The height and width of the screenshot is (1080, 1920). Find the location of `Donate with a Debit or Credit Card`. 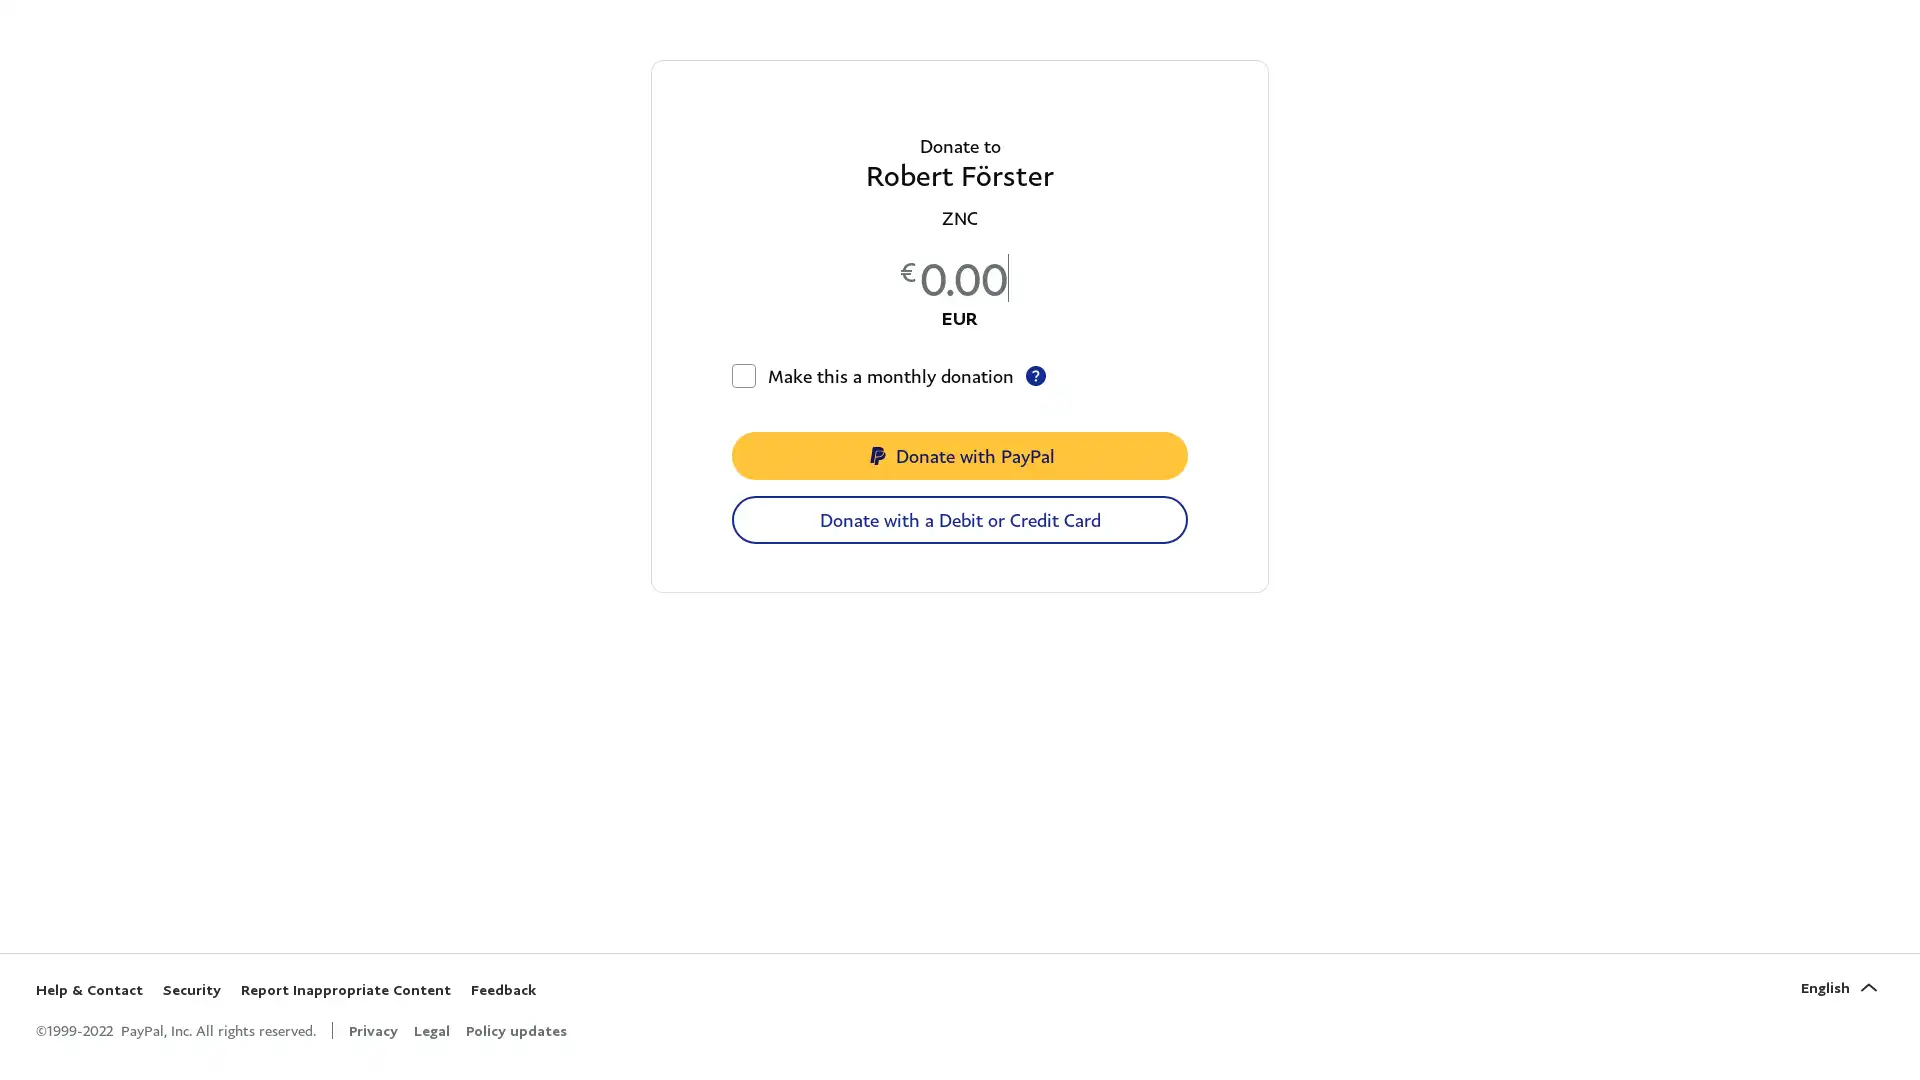

Donate with a Debit or Credit Card is located at coordinates (960, 519).